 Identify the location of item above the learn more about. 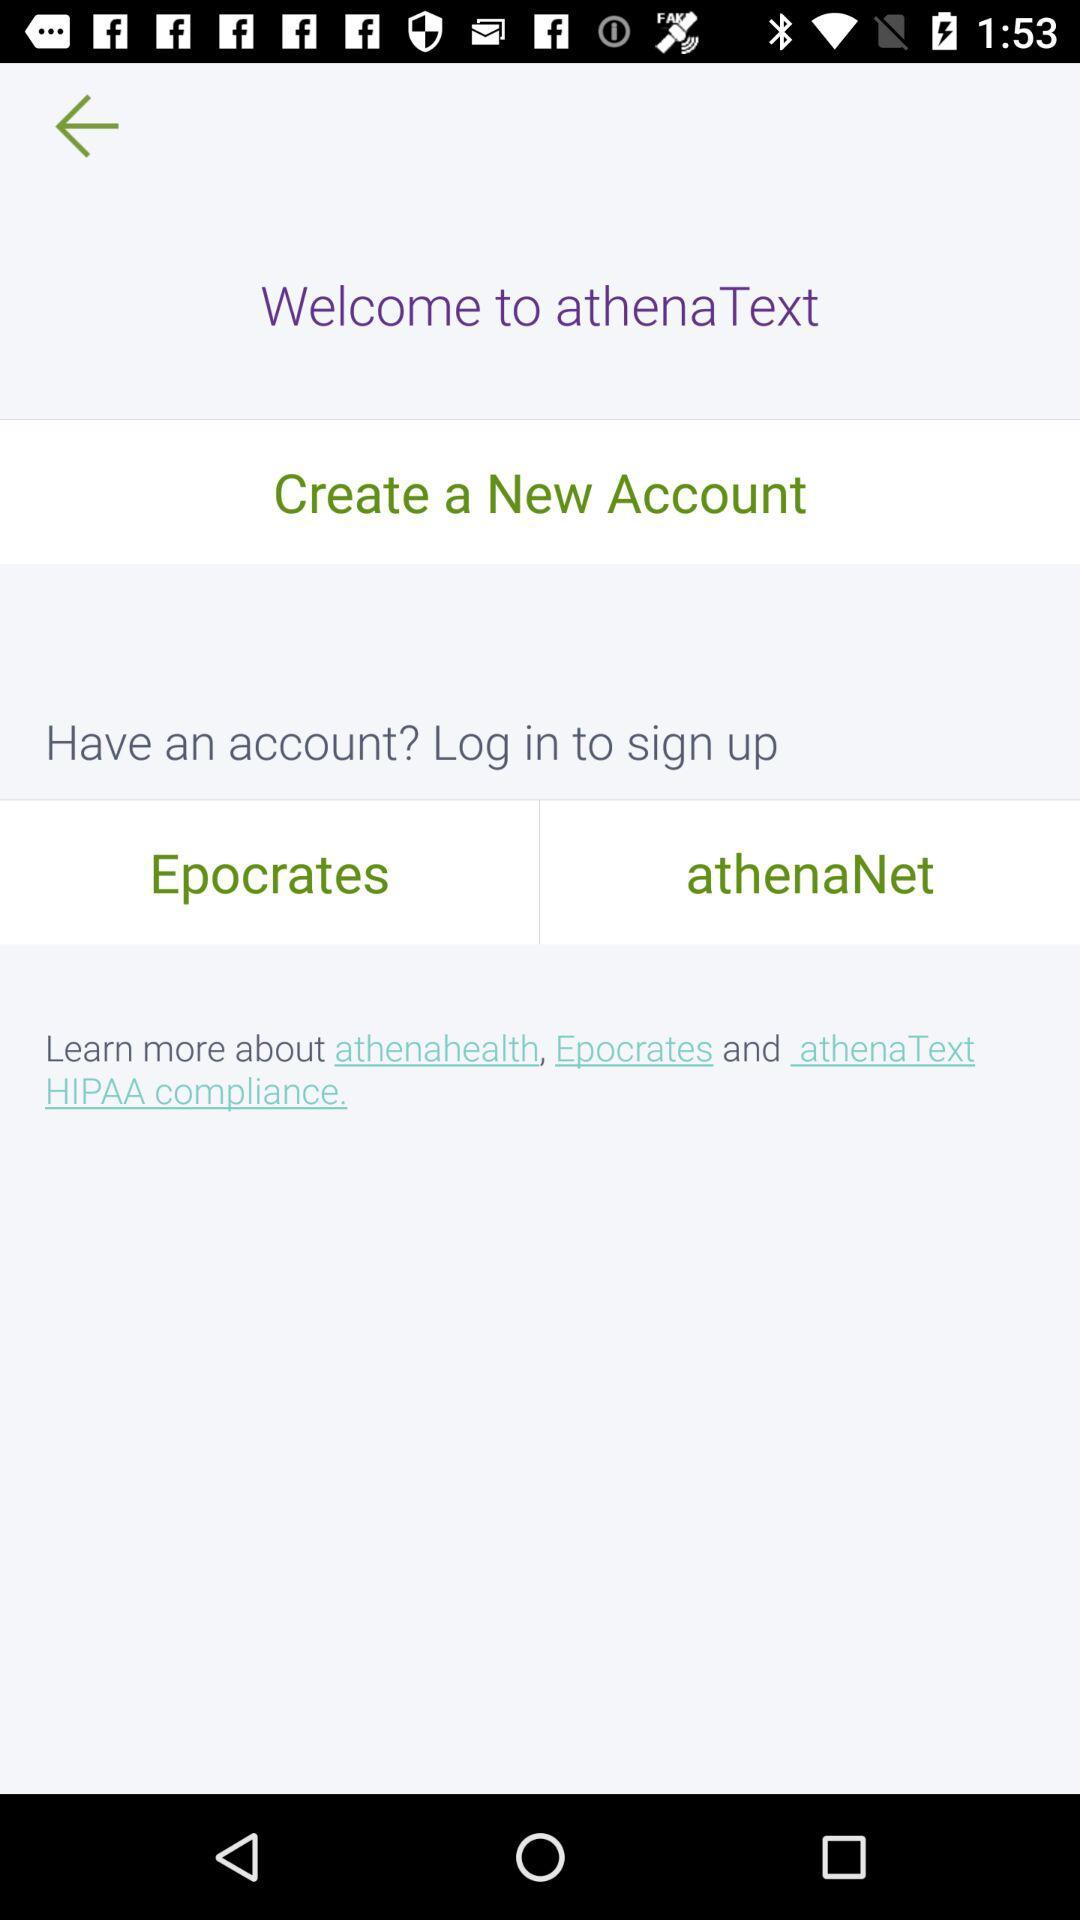
(810, 871).